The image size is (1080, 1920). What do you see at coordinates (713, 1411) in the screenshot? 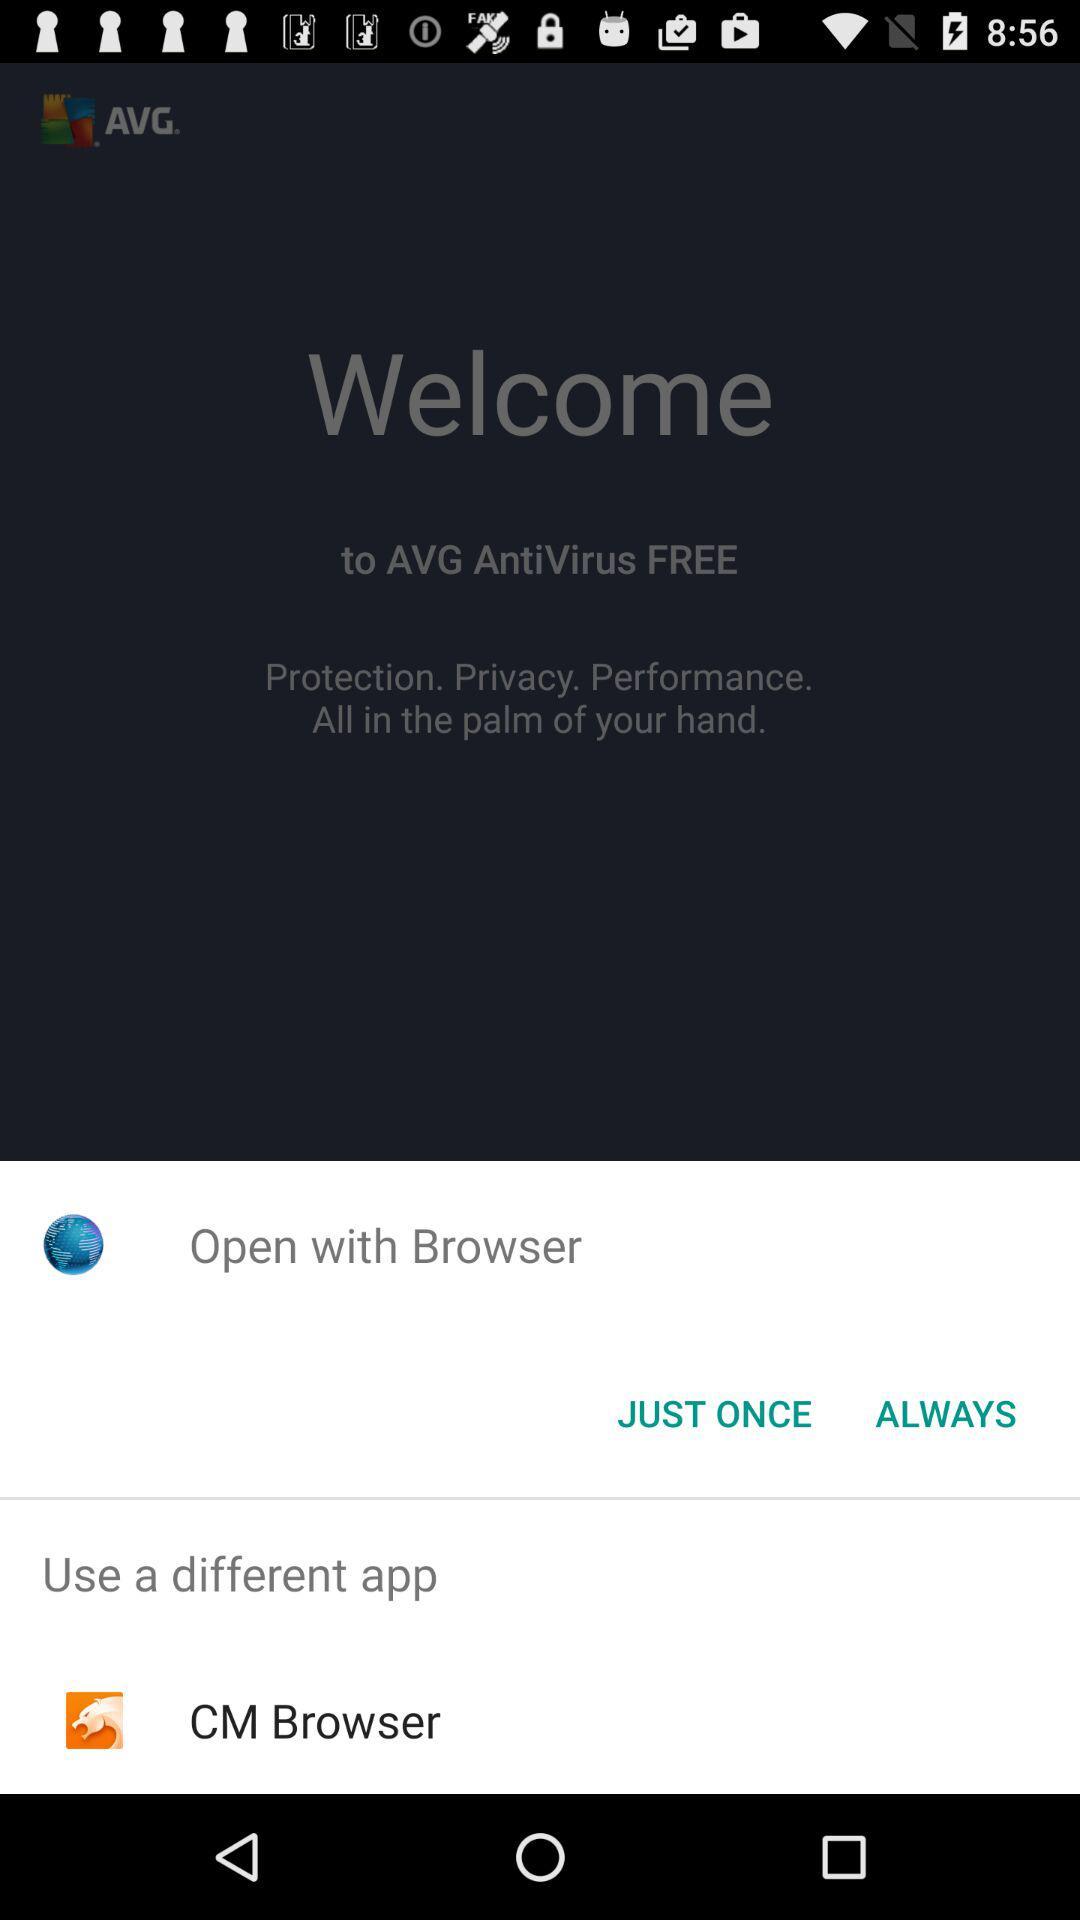
I see `the just once item` at bounding box center [713, 1411].